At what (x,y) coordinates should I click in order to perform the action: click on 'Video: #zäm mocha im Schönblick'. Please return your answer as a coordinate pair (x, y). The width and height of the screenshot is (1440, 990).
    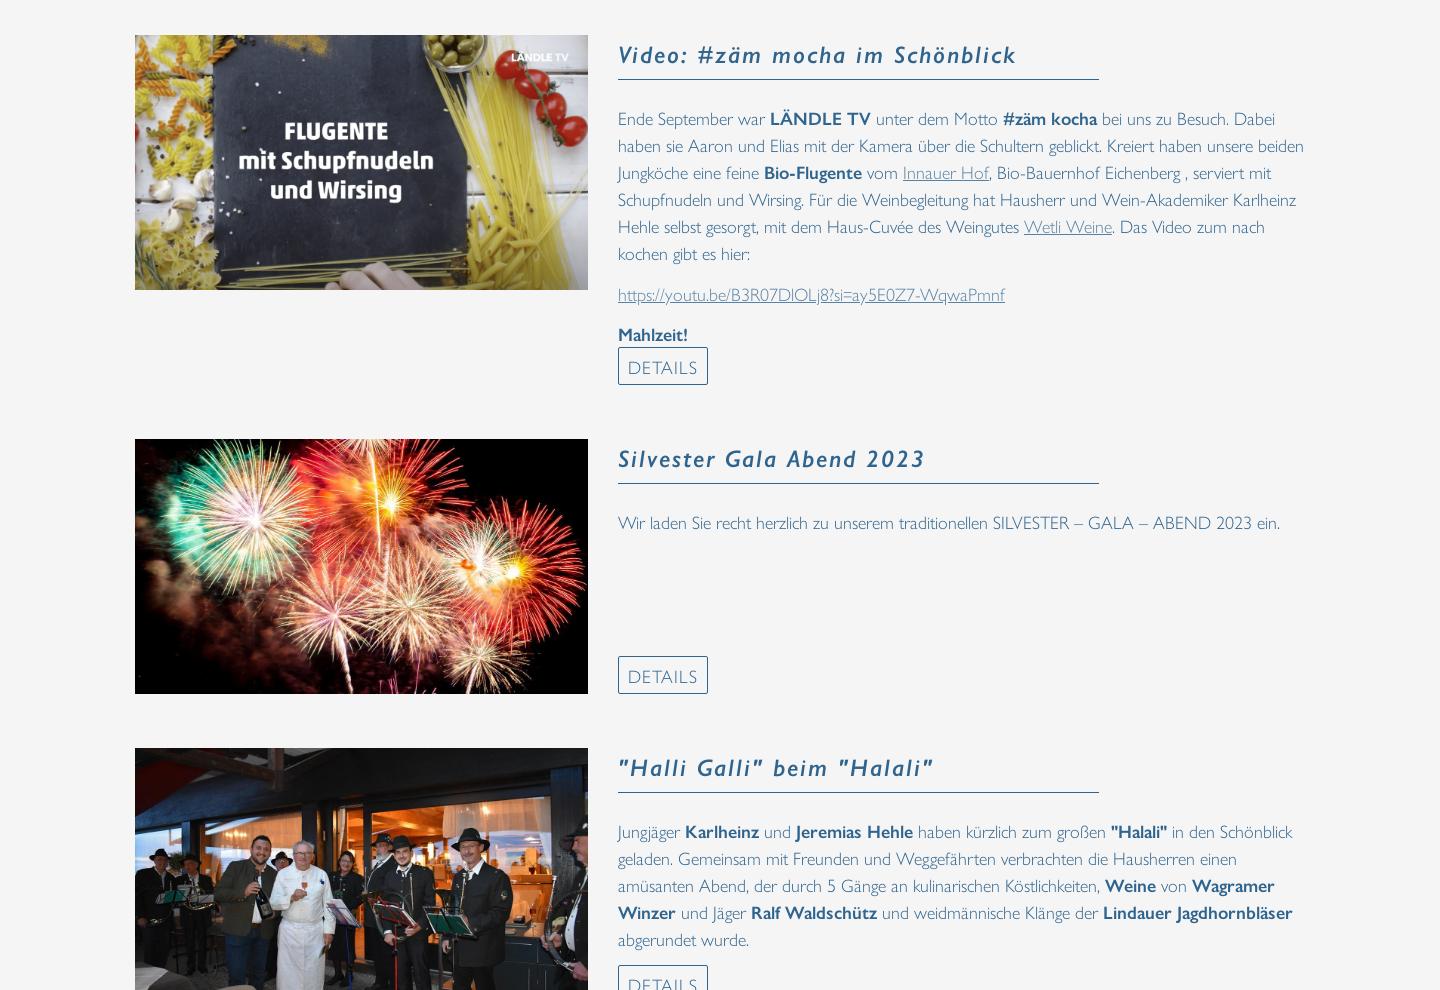
    Looking at the image, I should click on (817, 52).